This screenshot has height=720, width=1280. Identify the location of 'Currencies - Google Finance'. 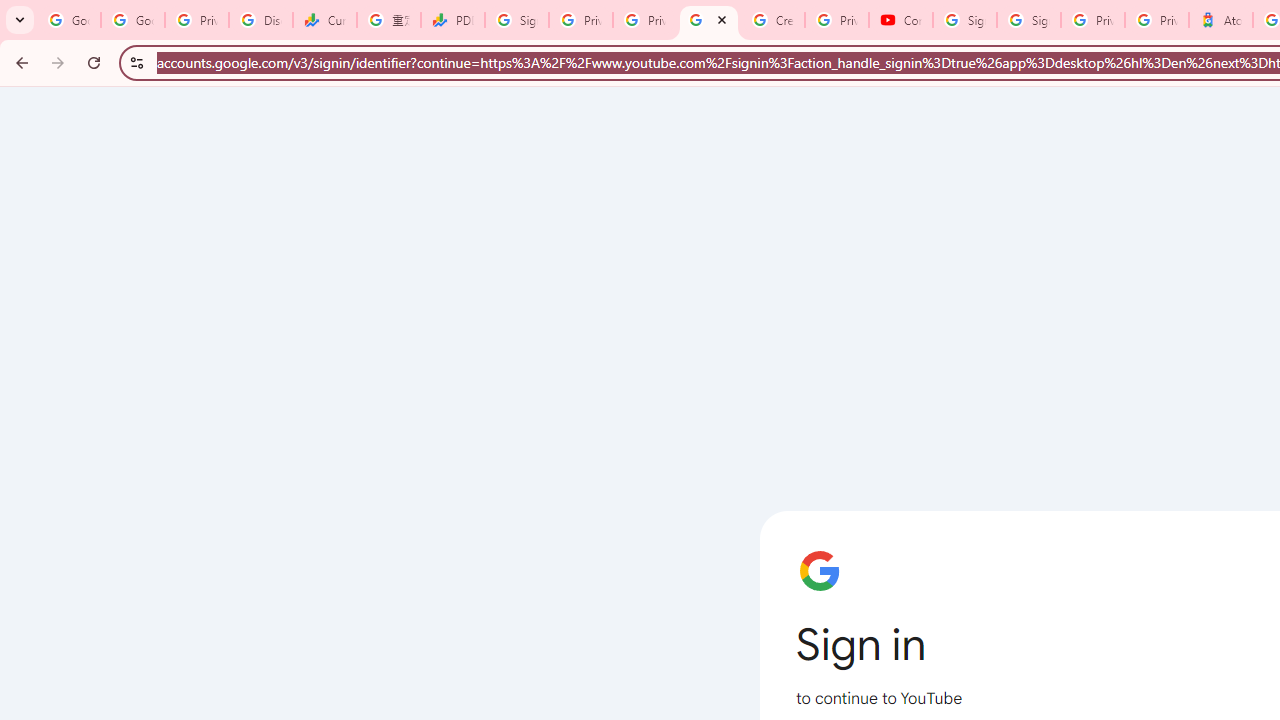
(325, 20).